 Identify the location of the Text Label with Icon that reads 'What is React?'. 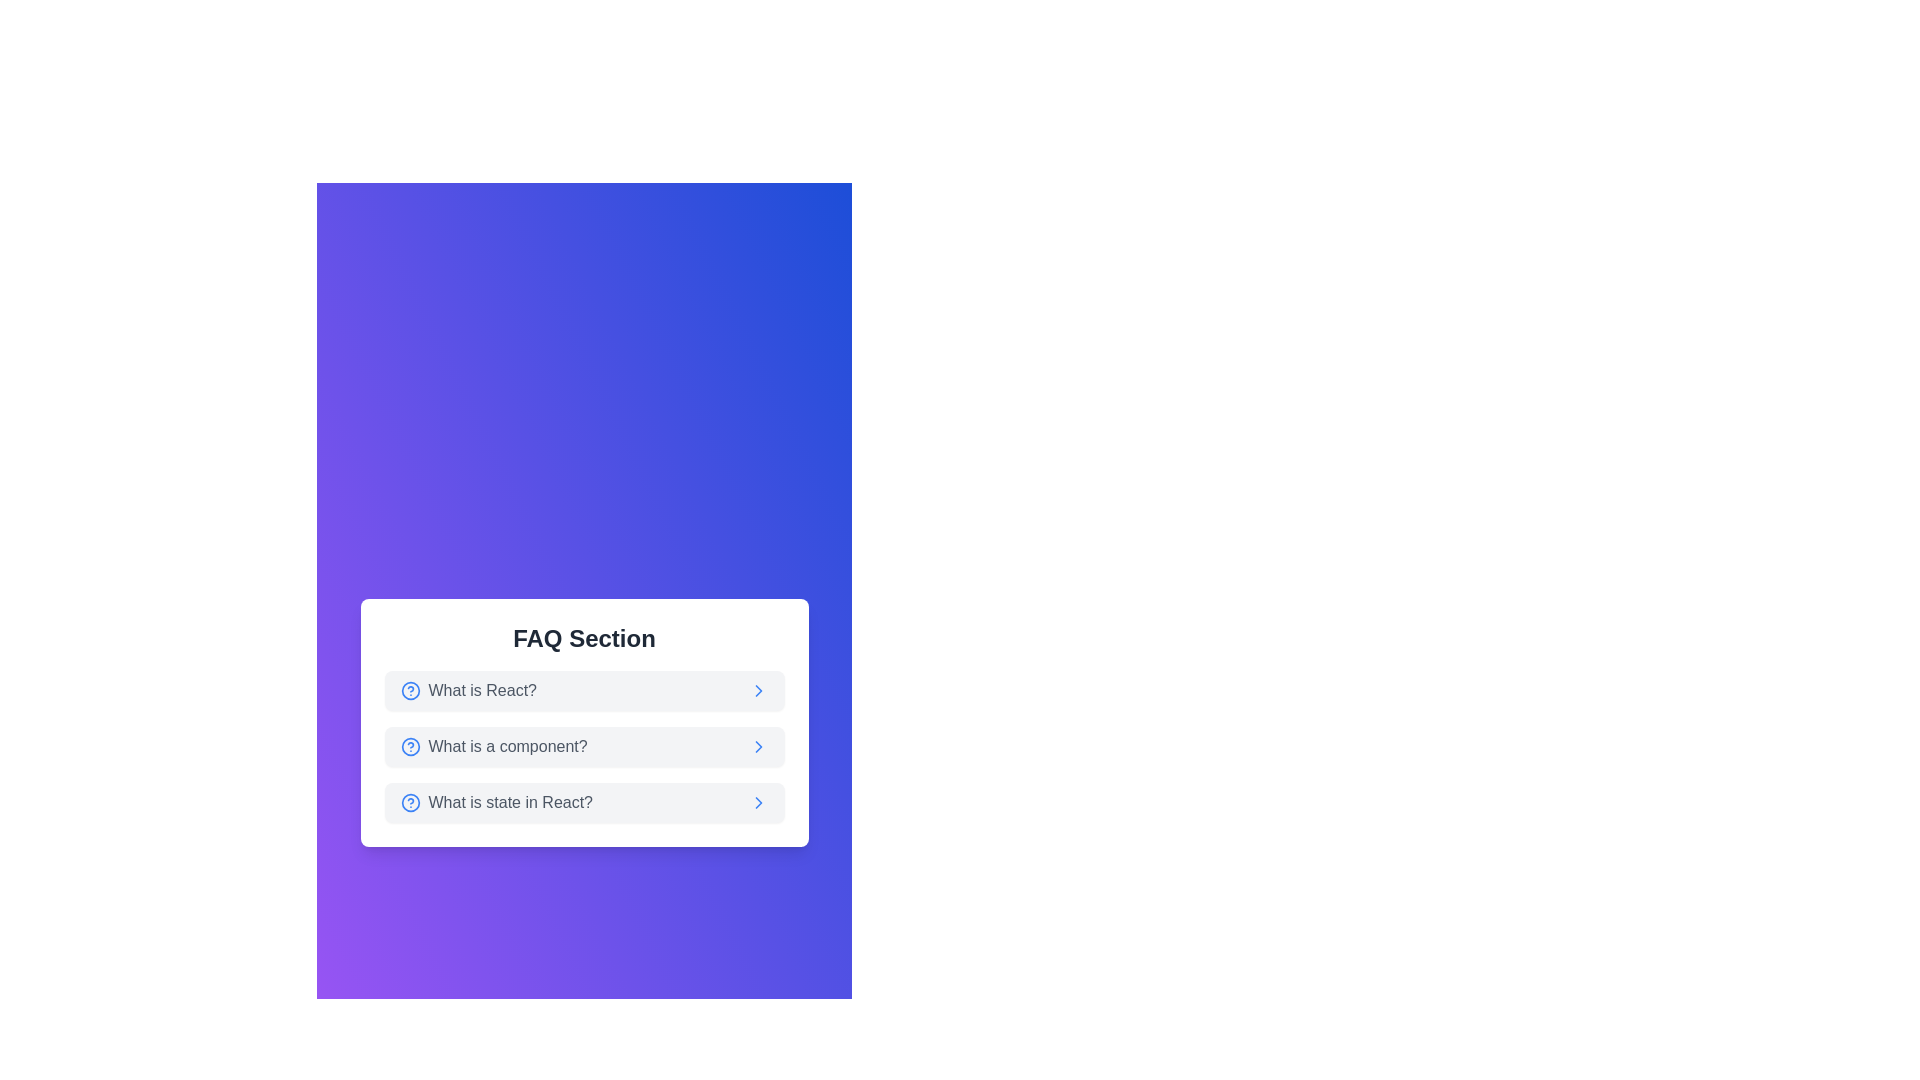
(467, 689).